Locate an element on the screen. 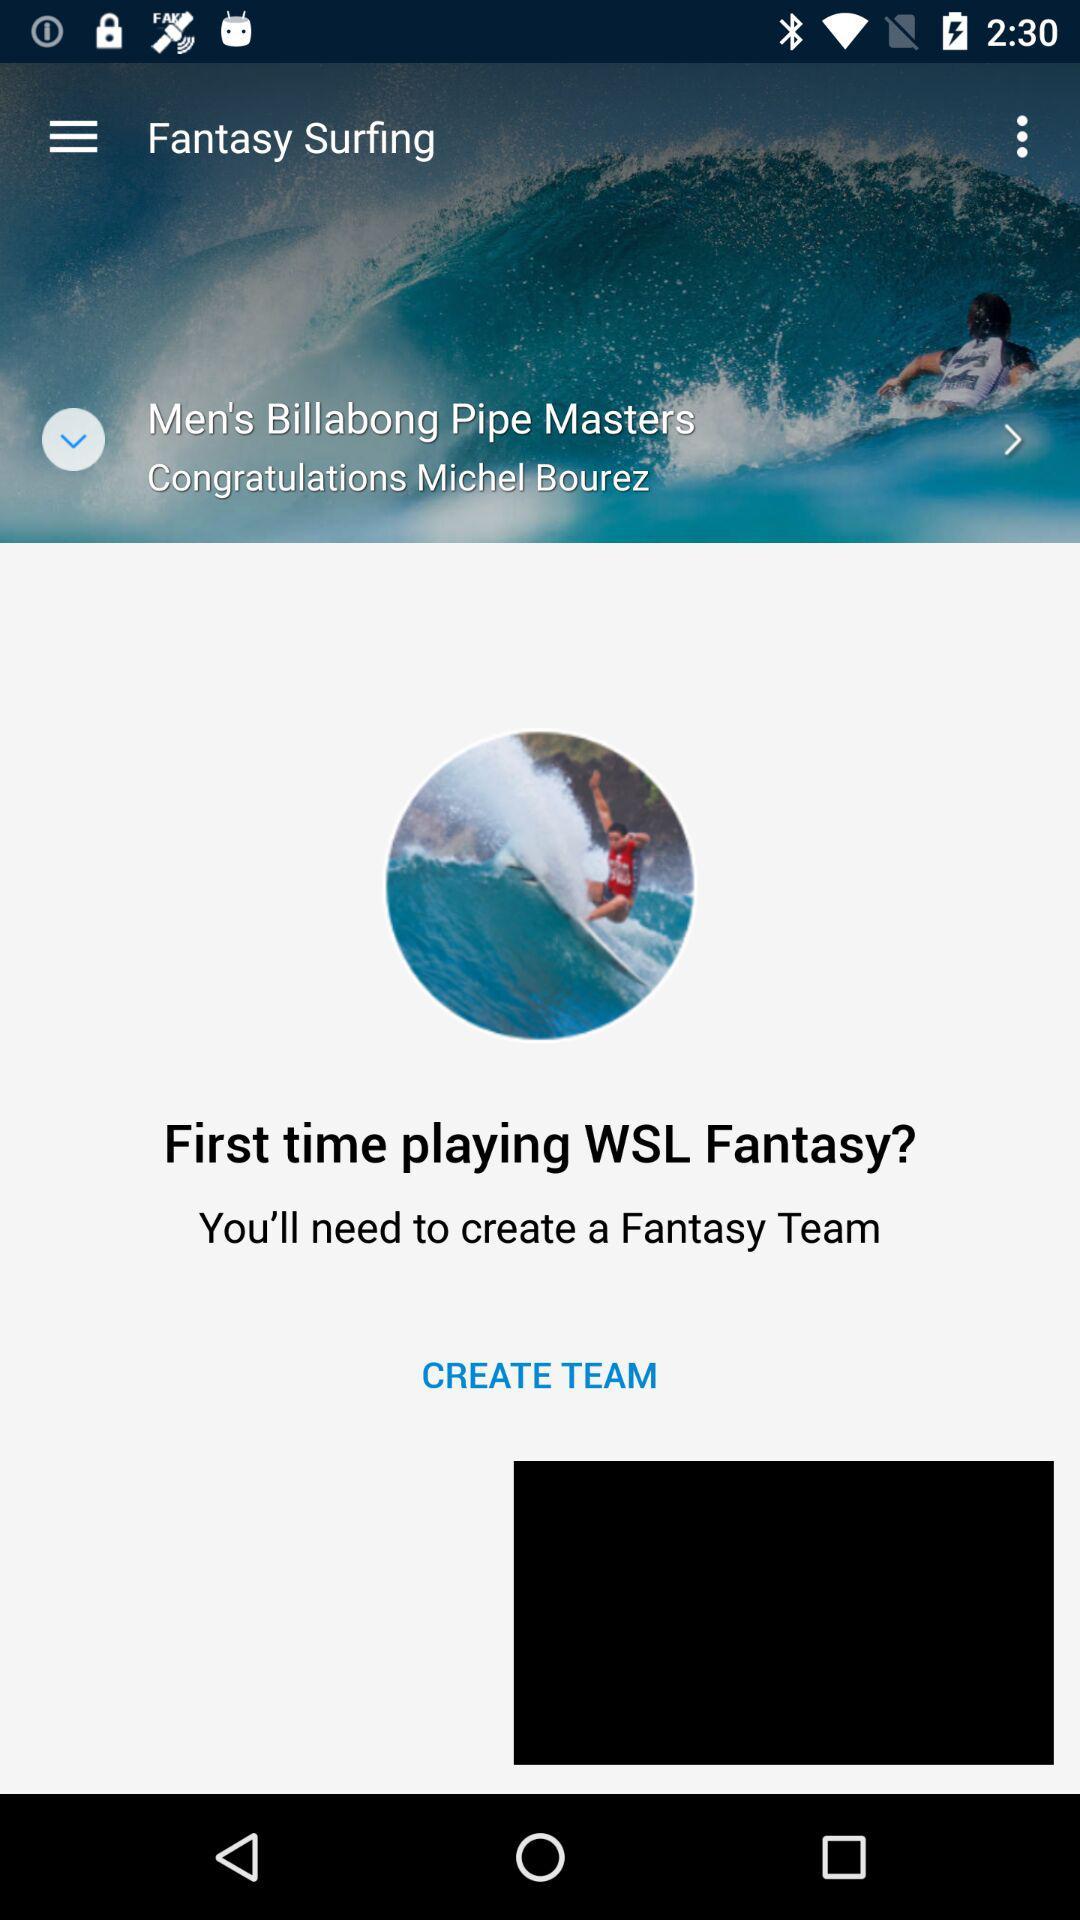 The height and width of the screenshot is (1920, 1080). more info is located at coordinates (72, 438).